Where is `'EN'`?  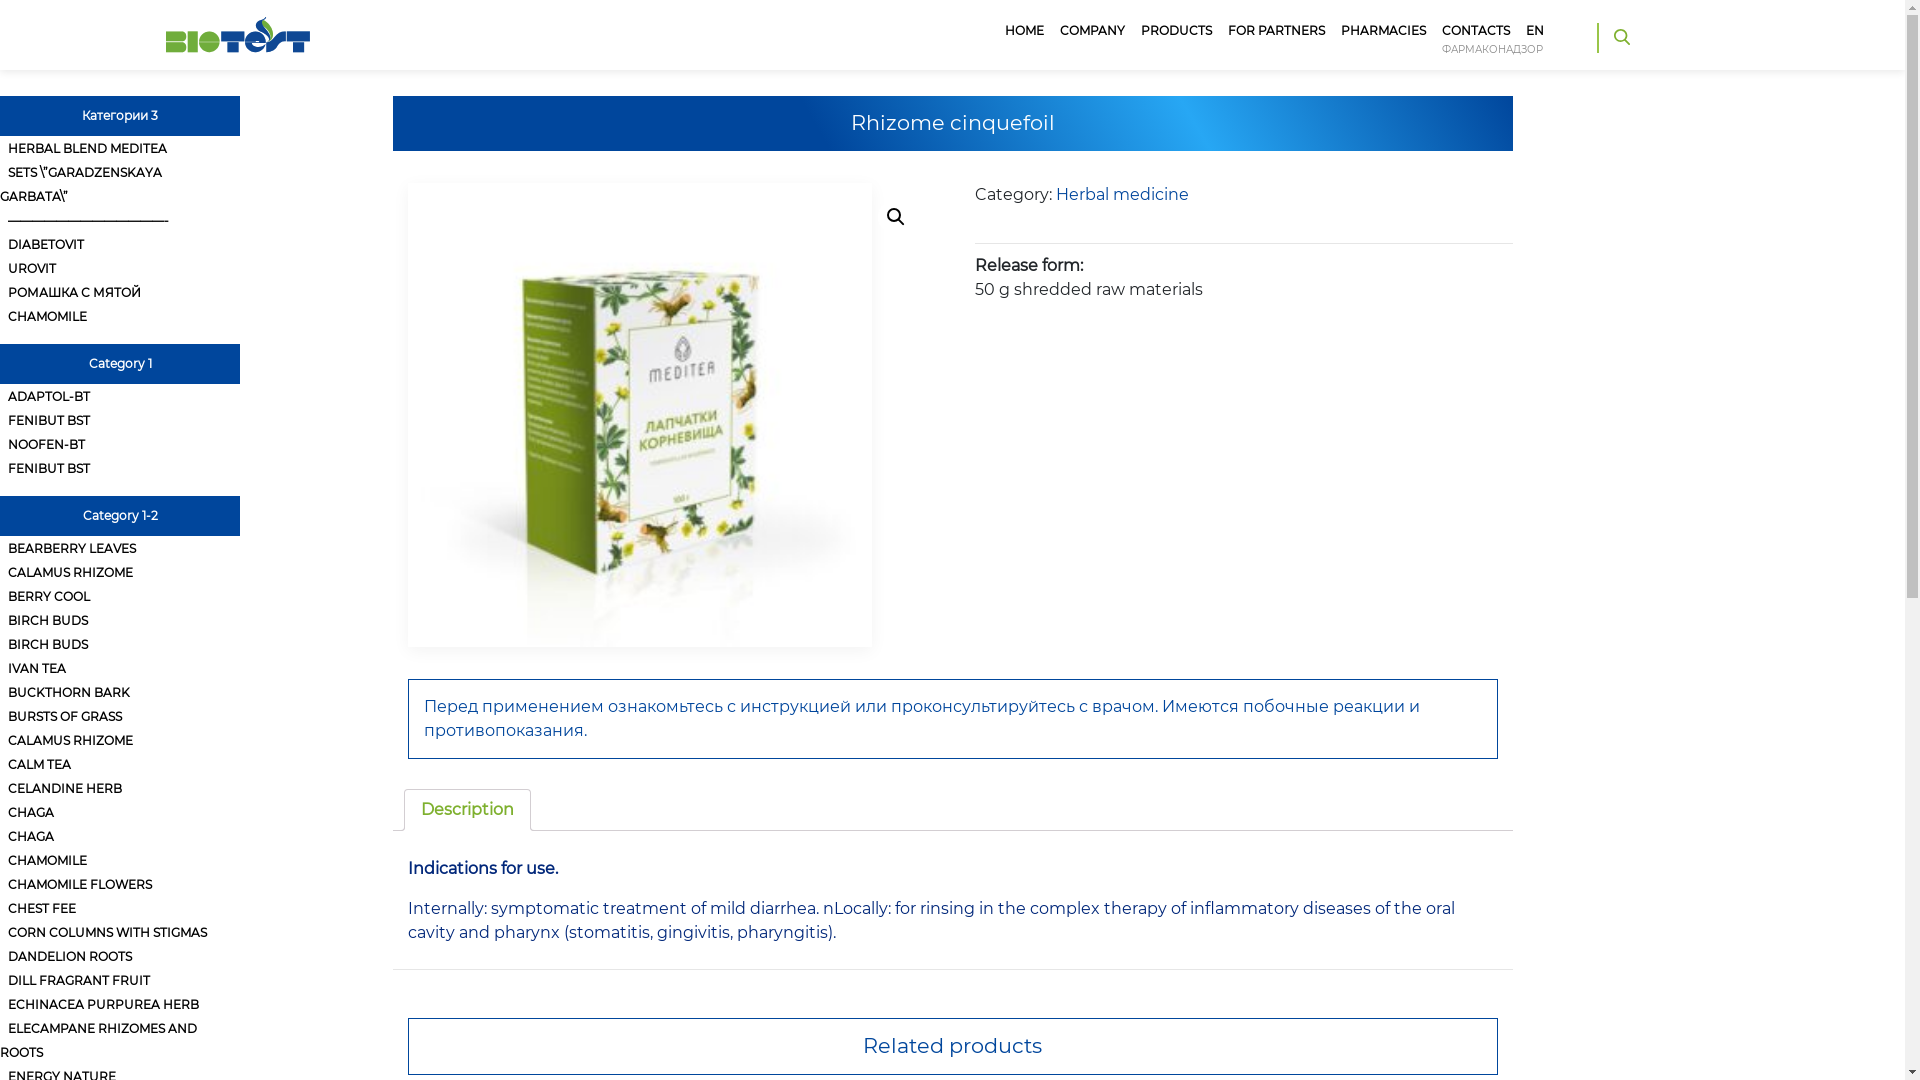 'EN' is located at coordinates (1534, 30).